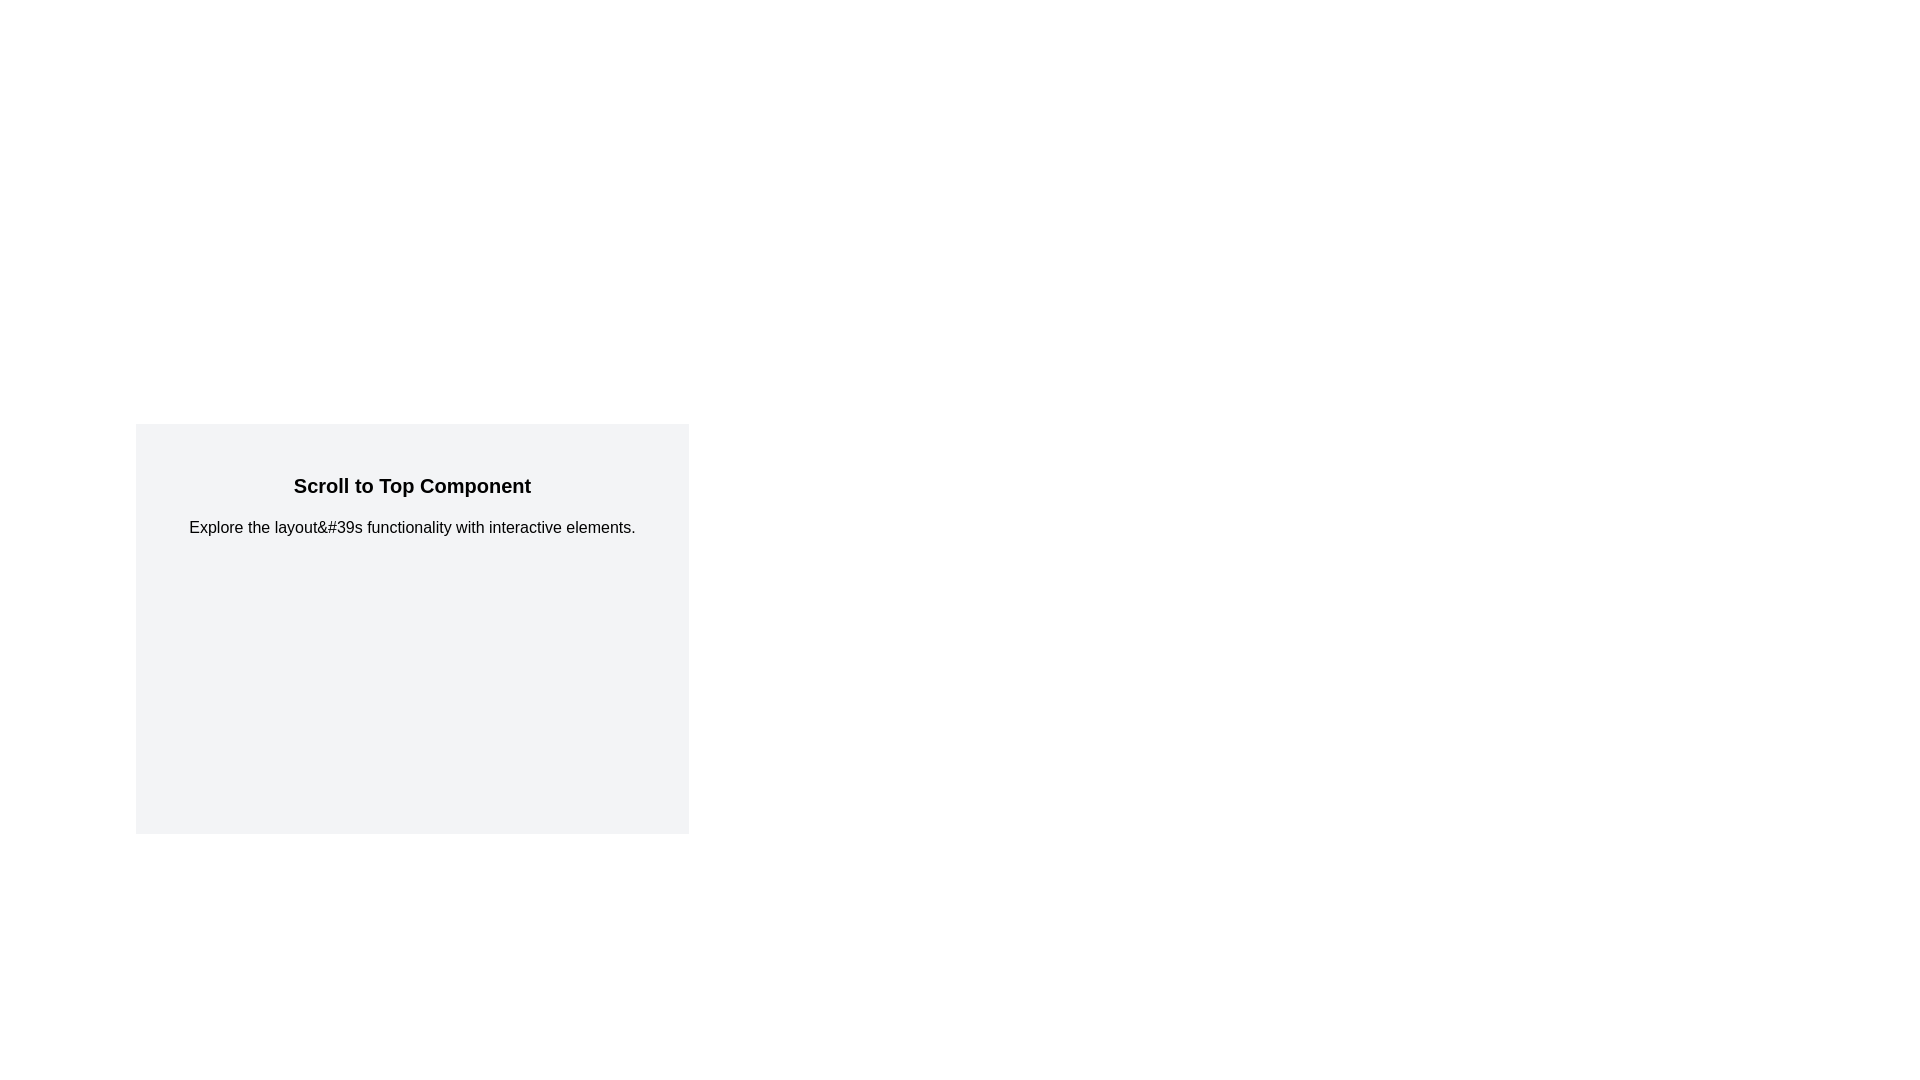 This screenshot has height=1080, width=1920. What do you see at coordinates (1851, 1028) in the screenshot?
I see `the SVG Circle element that represents a 'help' or 'information' concept located at the bottom-right corner of the interface` at bounding box center [1851, 1028].